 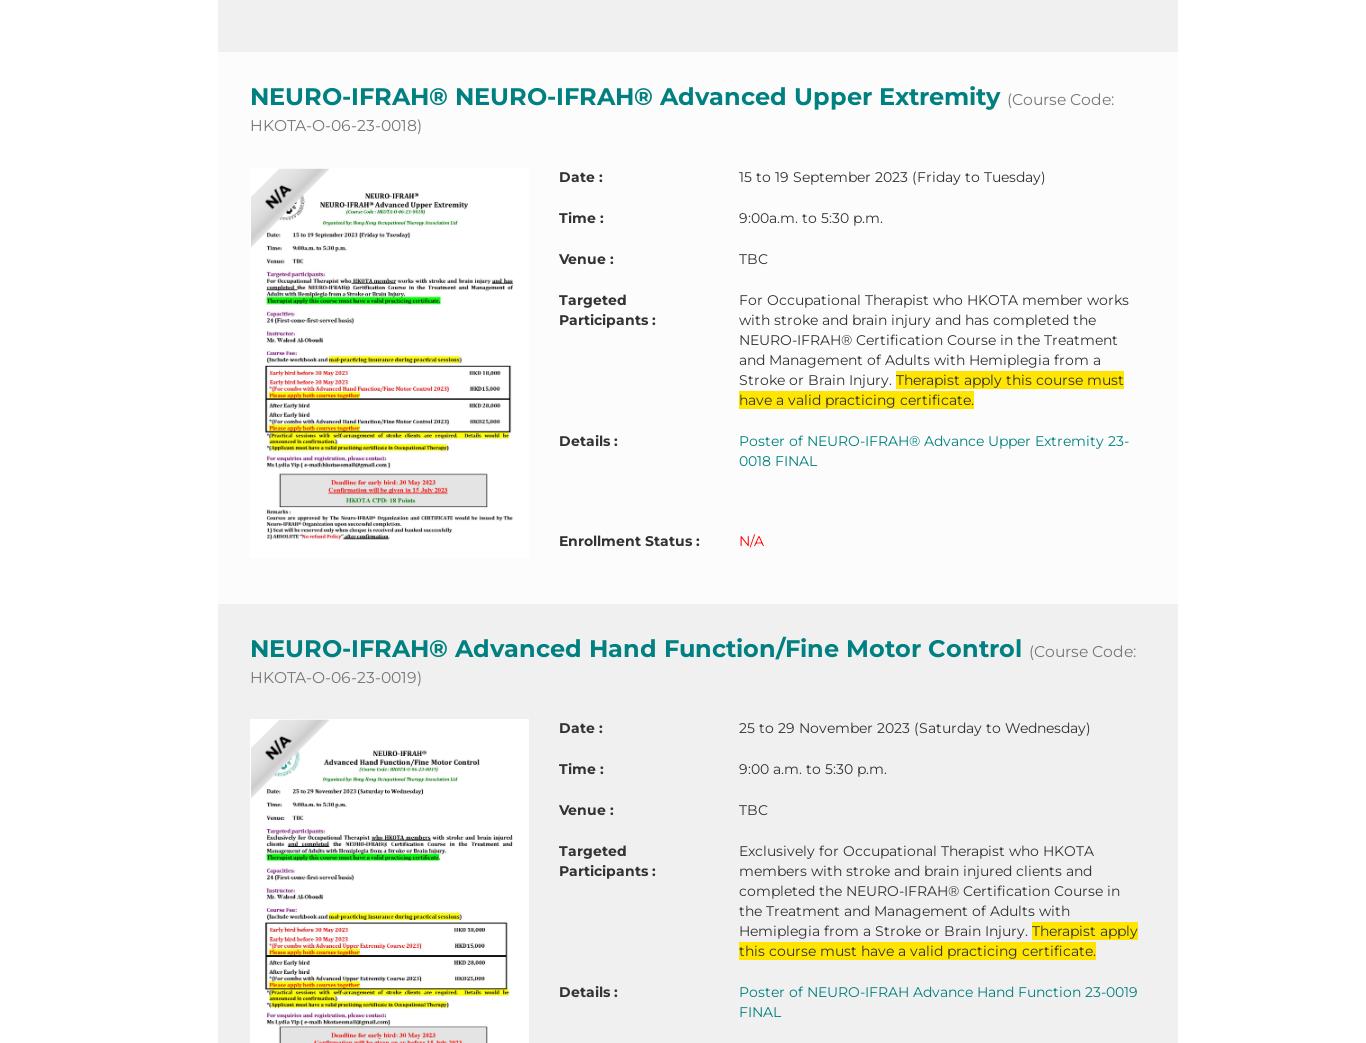 What do you see at coordinates (810, 768) in the screenshot?
I see `'9:00 a.m. to 5:30 p.m.'` at bounding box center [810, 768].